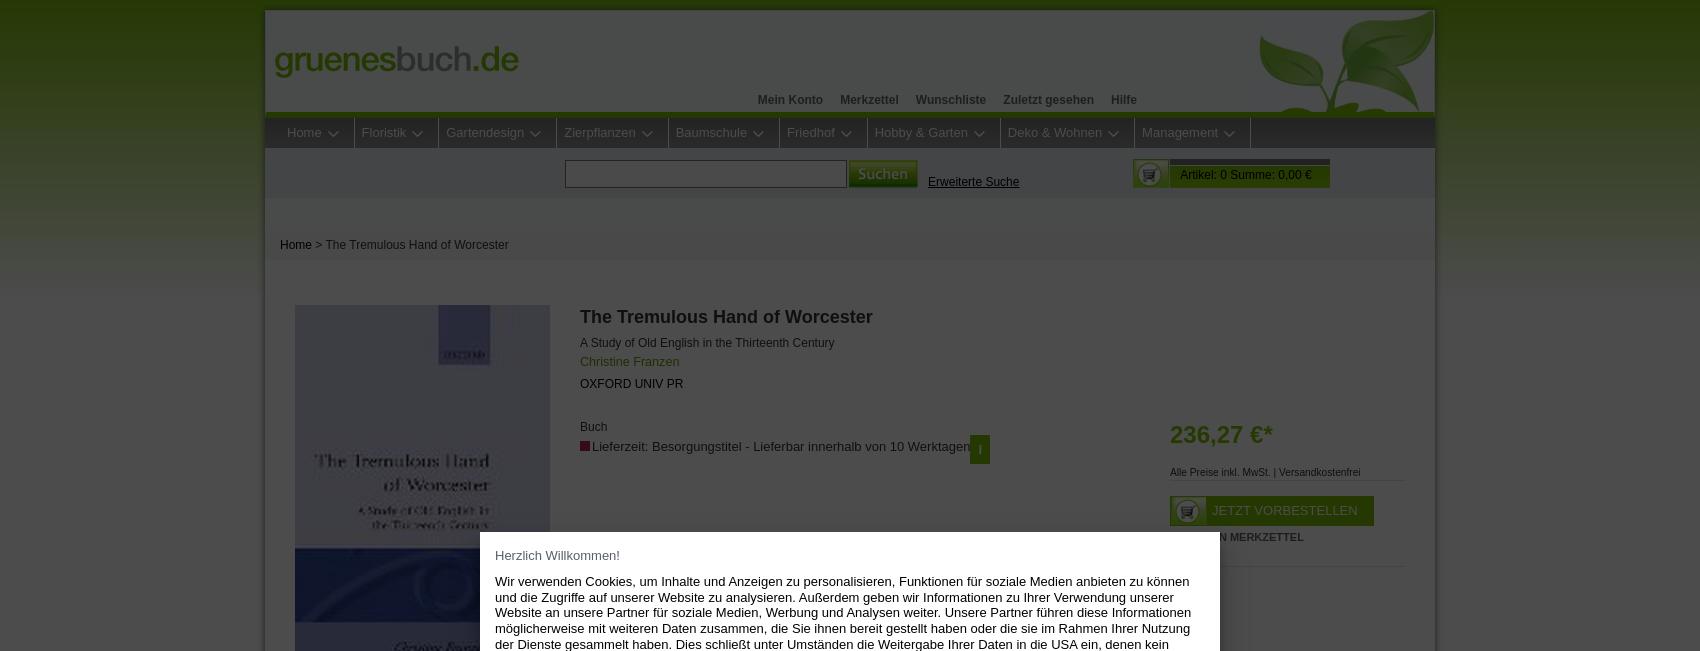 The image size is (1700, 651). What do you see at coordinates (977, 448) in the screenshot?
I see `'I'` at bounding box center [977, 448].